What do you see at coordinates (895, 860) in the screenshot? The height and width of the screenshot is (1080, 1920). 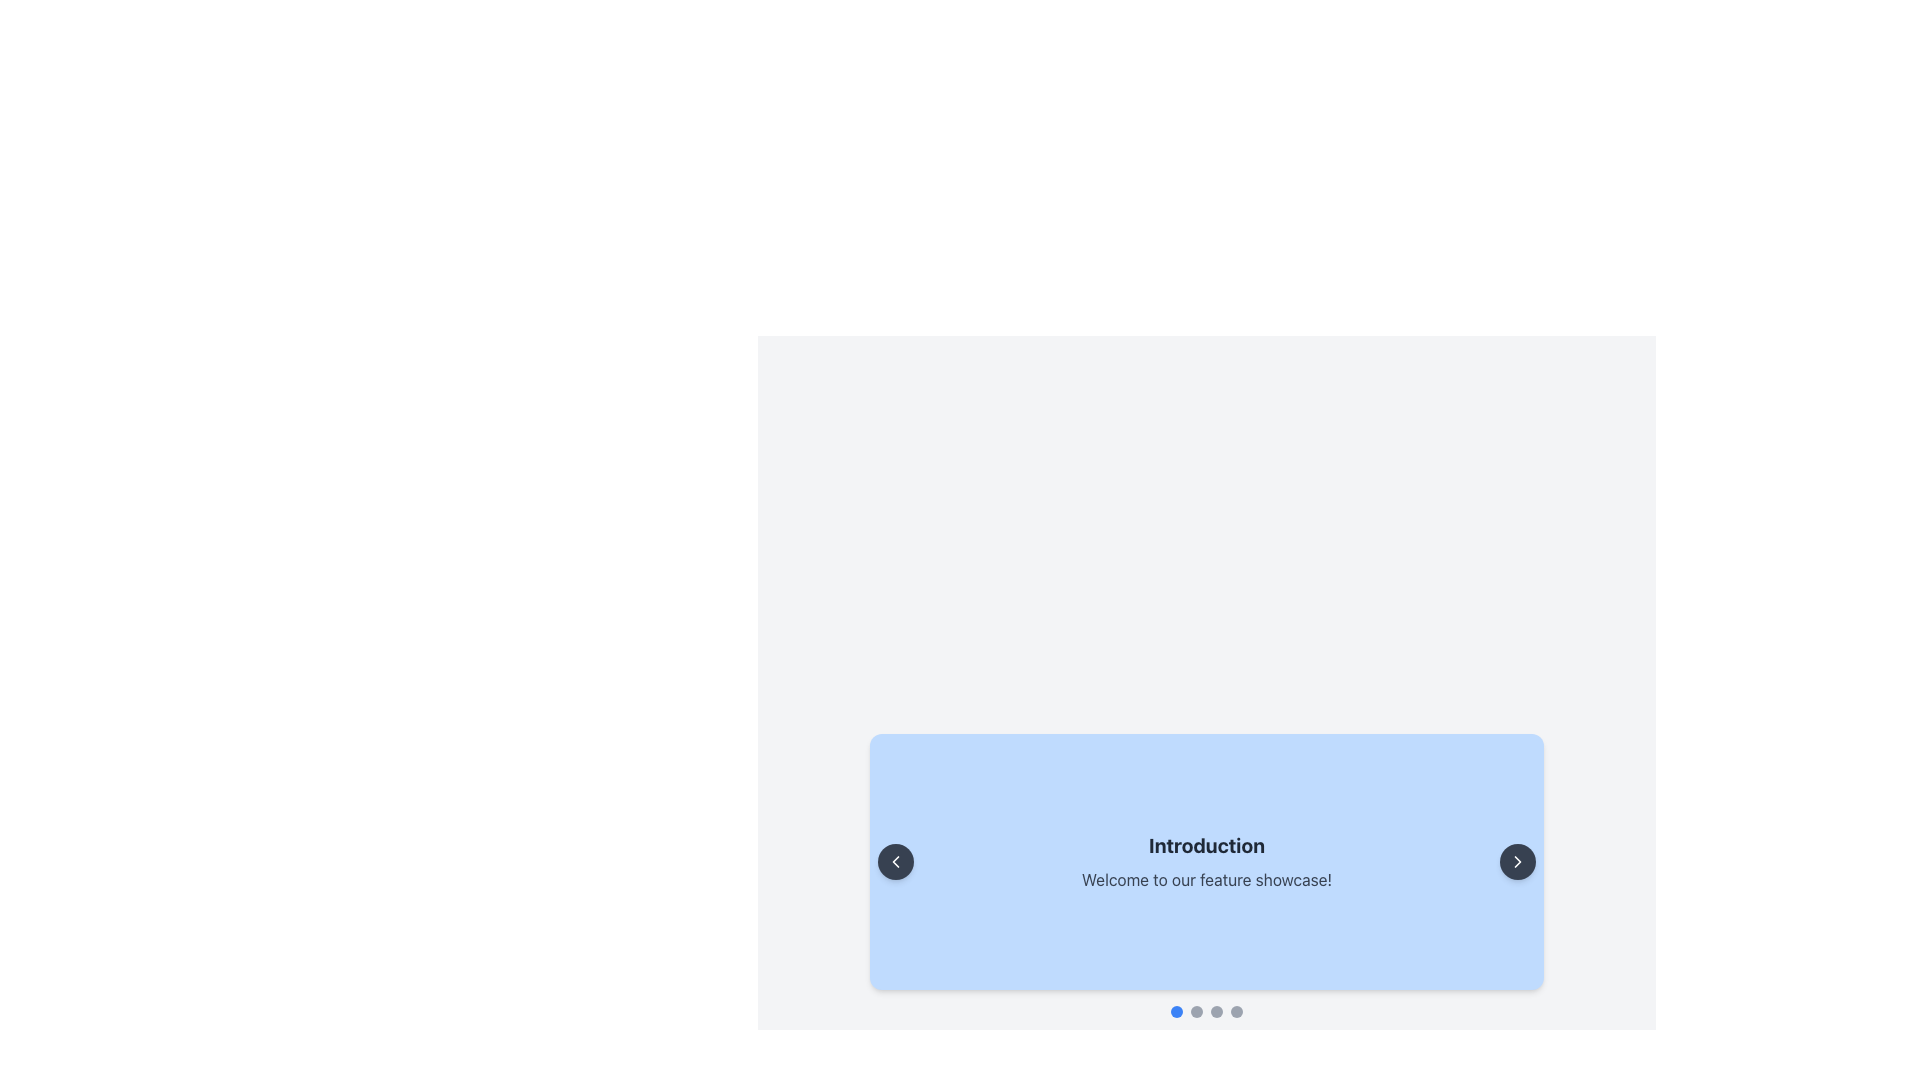 I see `the leftward chevron icon, which is located within a circular dark gray button` at bounding box center [895, 860].